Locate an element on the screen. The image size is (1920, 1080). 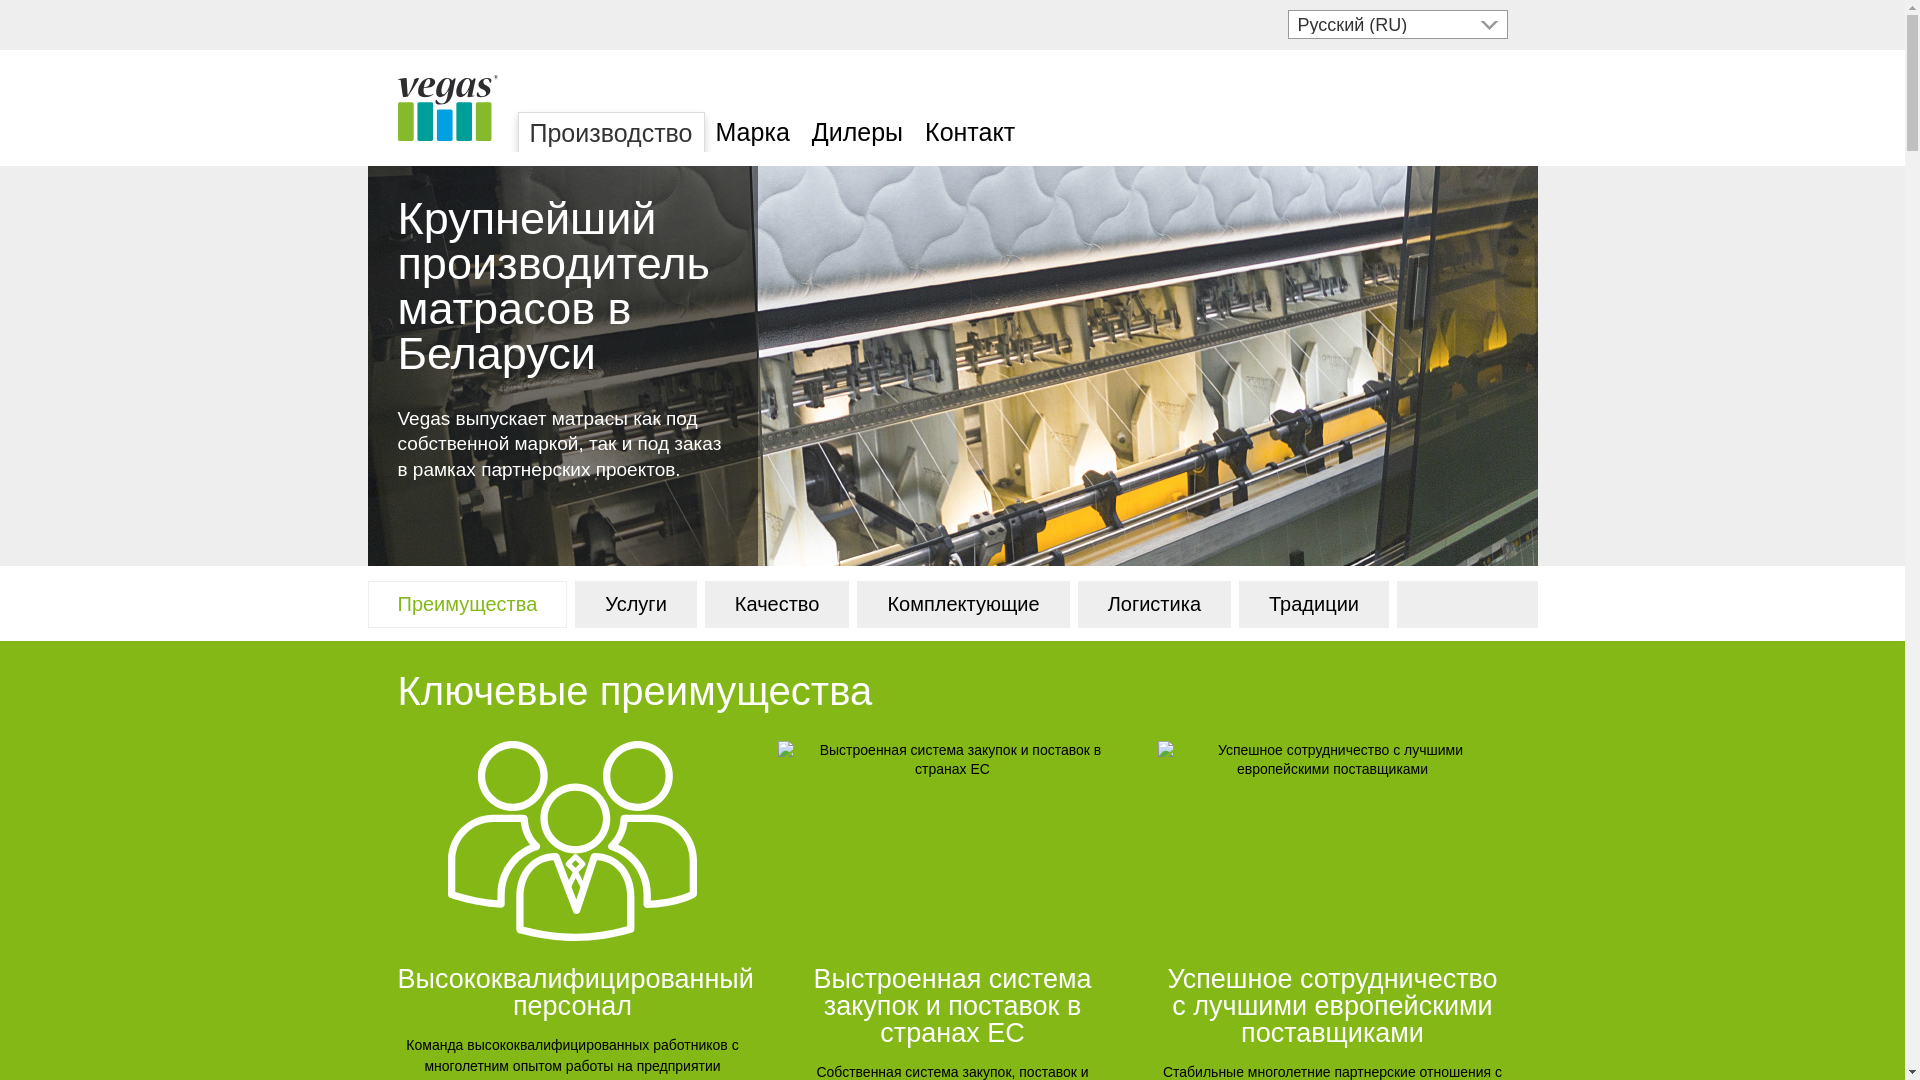
'Vegas' is located at coordinates (398, 108).